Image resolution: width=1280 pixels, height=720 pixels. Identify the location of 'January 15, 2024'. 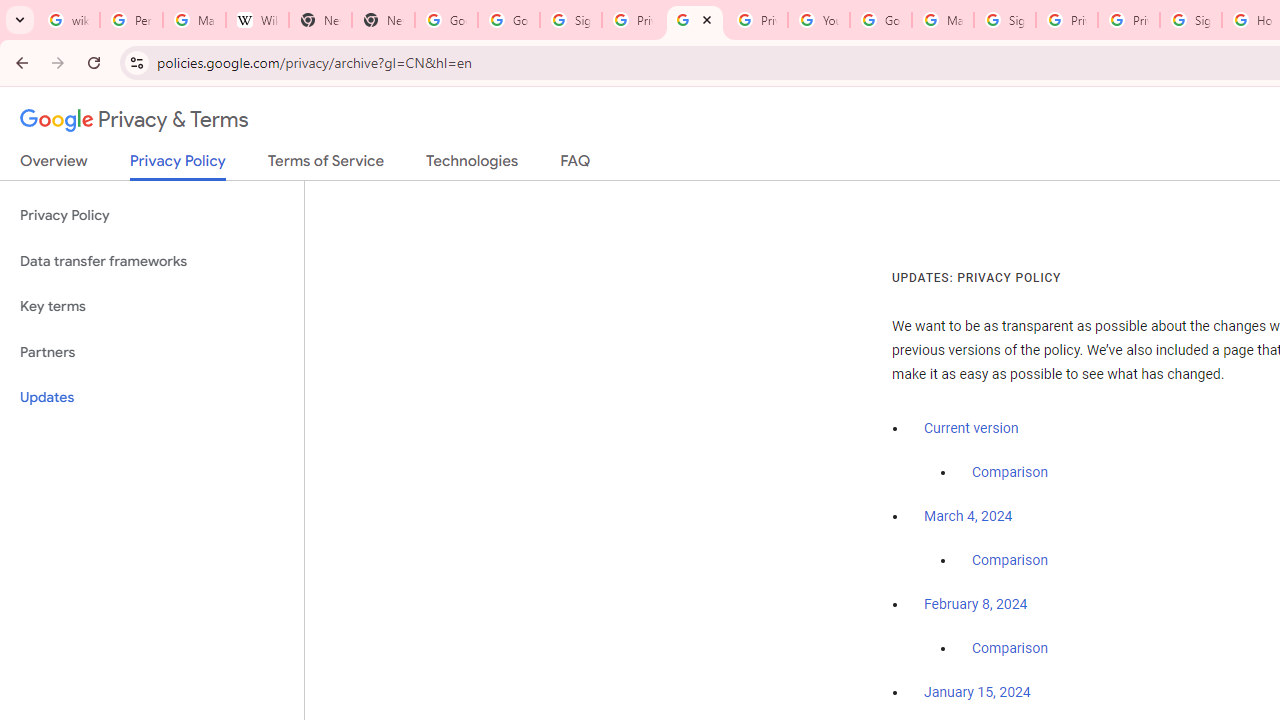
(977, 692).